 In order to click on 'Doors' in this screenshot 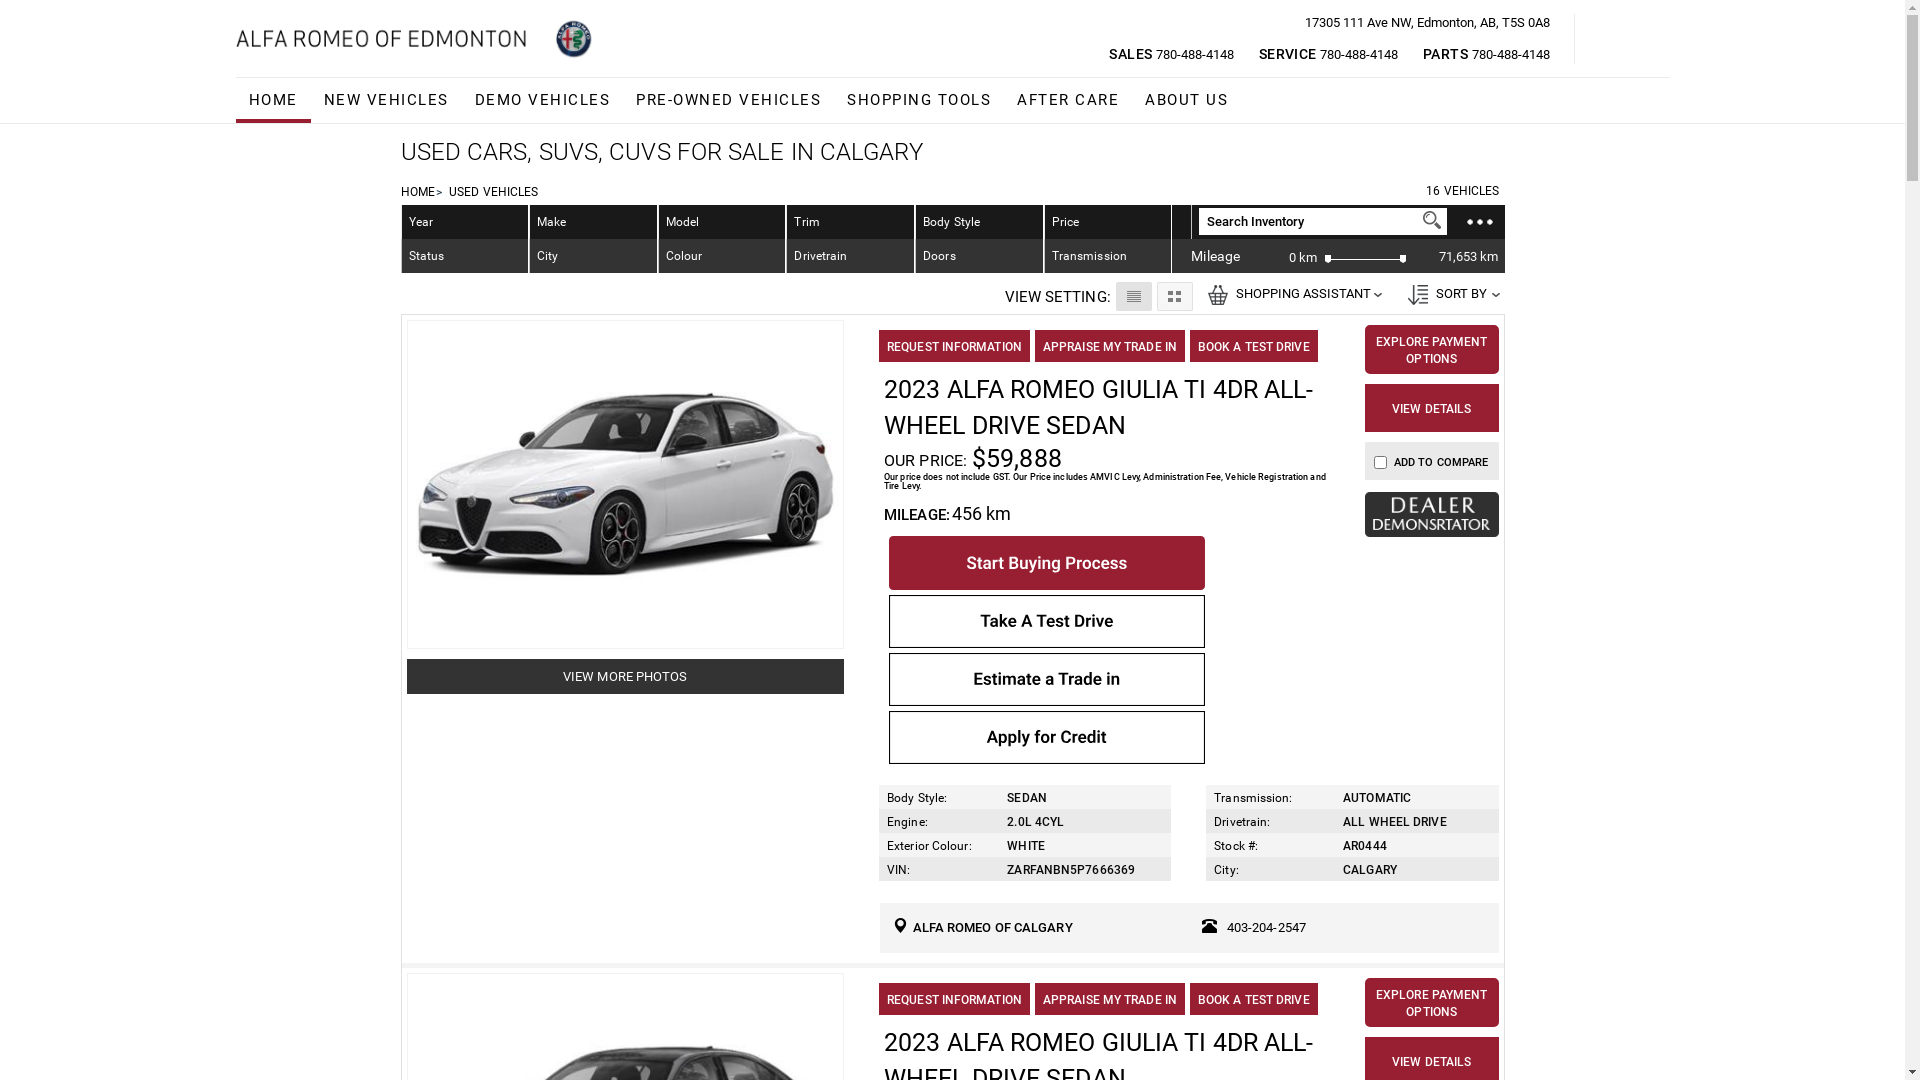, I will do `click(979, 254)`.